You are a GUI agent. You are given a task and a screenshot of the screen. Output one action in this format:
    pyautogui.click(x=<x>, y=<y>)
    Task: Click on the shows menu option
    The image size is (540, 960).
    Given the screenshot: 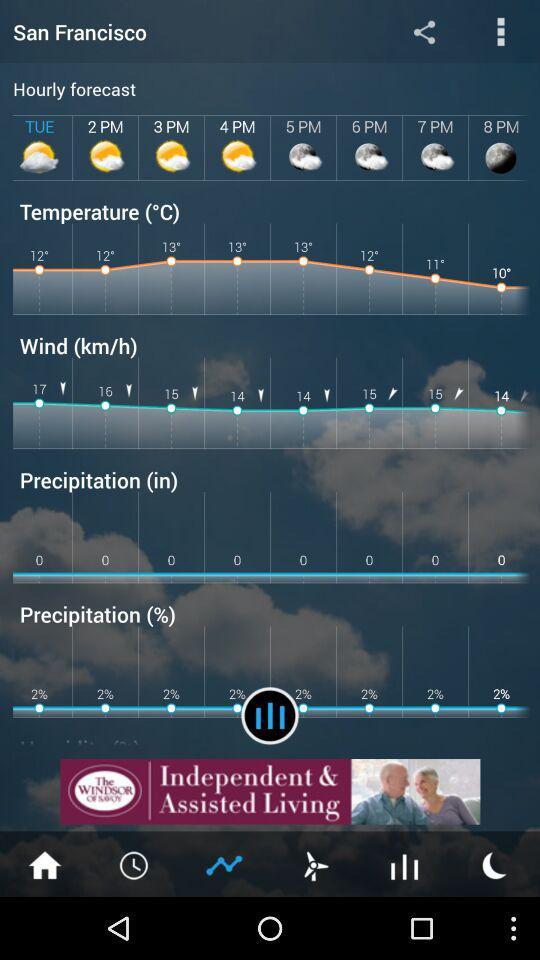 What is the action you would take?
    pyautogui.click(x=500, y=30)
    